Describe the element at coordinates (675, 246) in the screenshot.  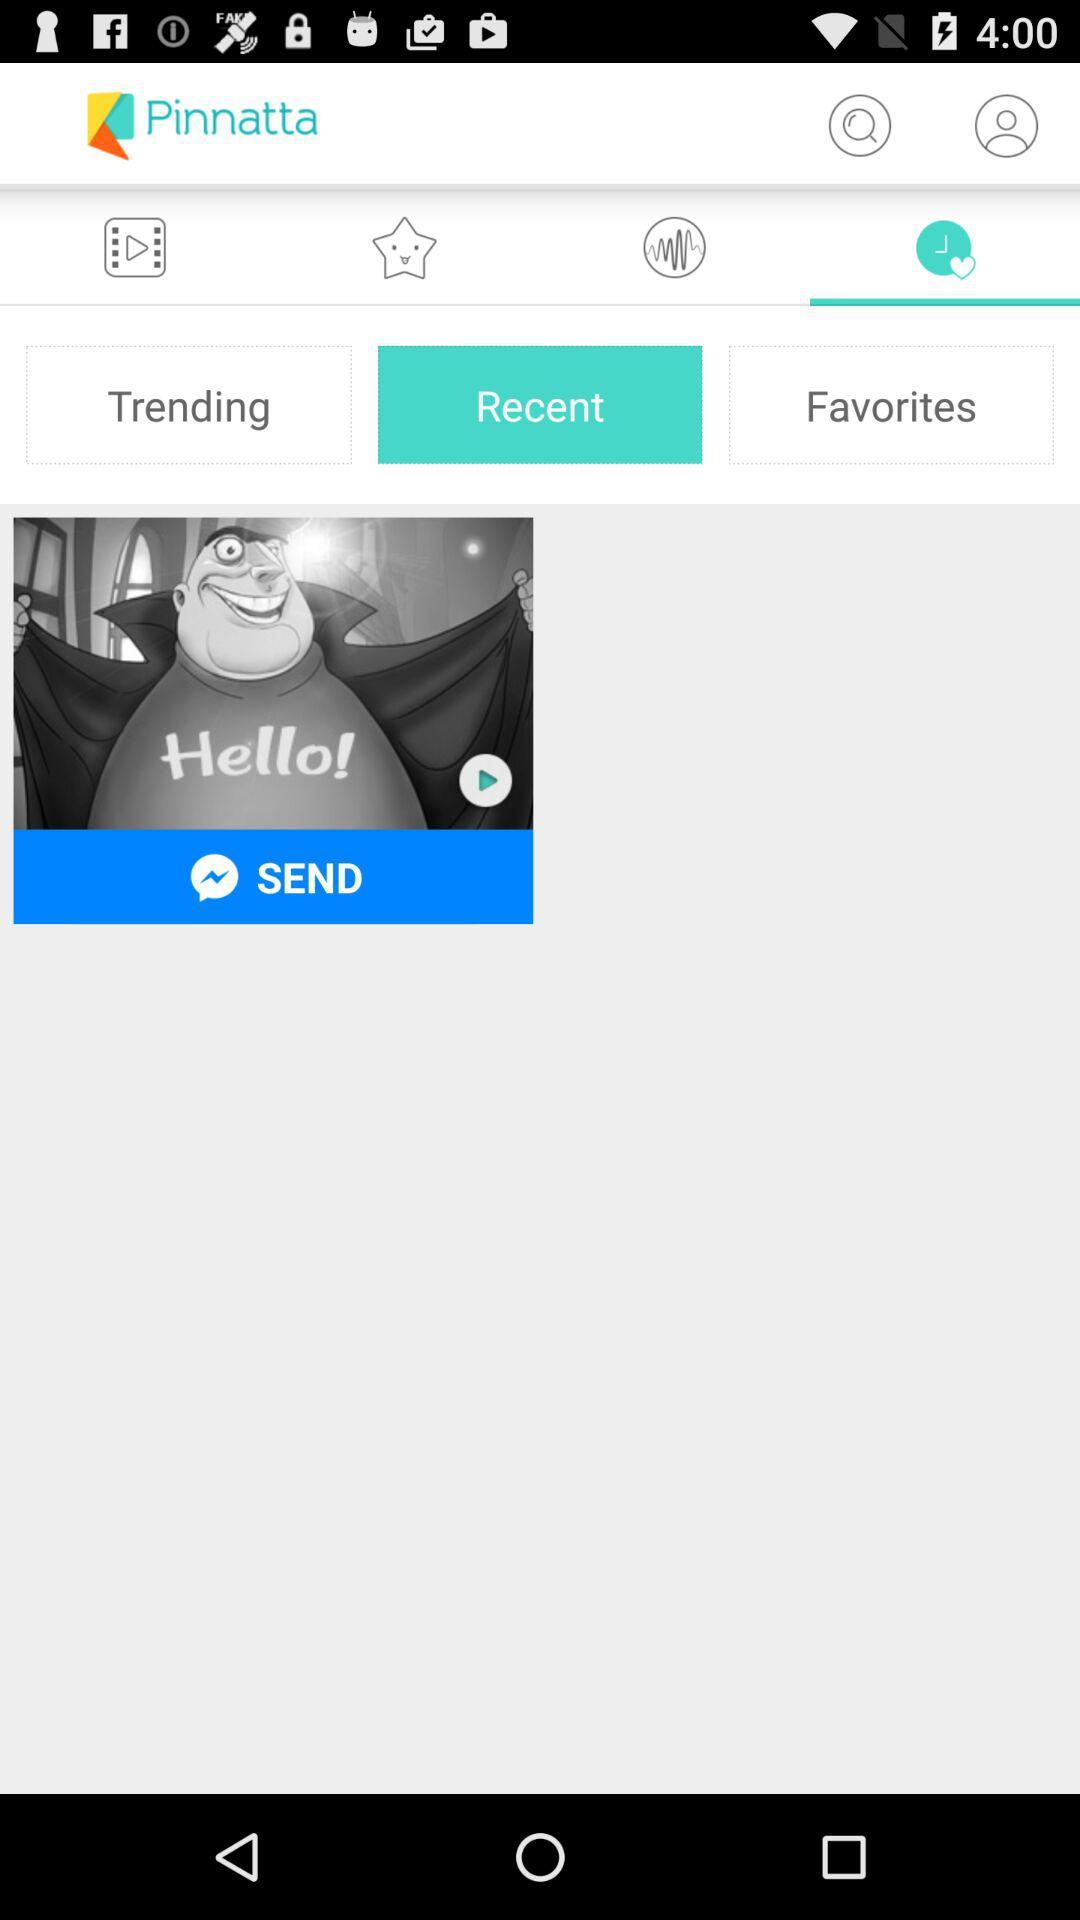
I see `the icon which is to the right of star icon` at that location.